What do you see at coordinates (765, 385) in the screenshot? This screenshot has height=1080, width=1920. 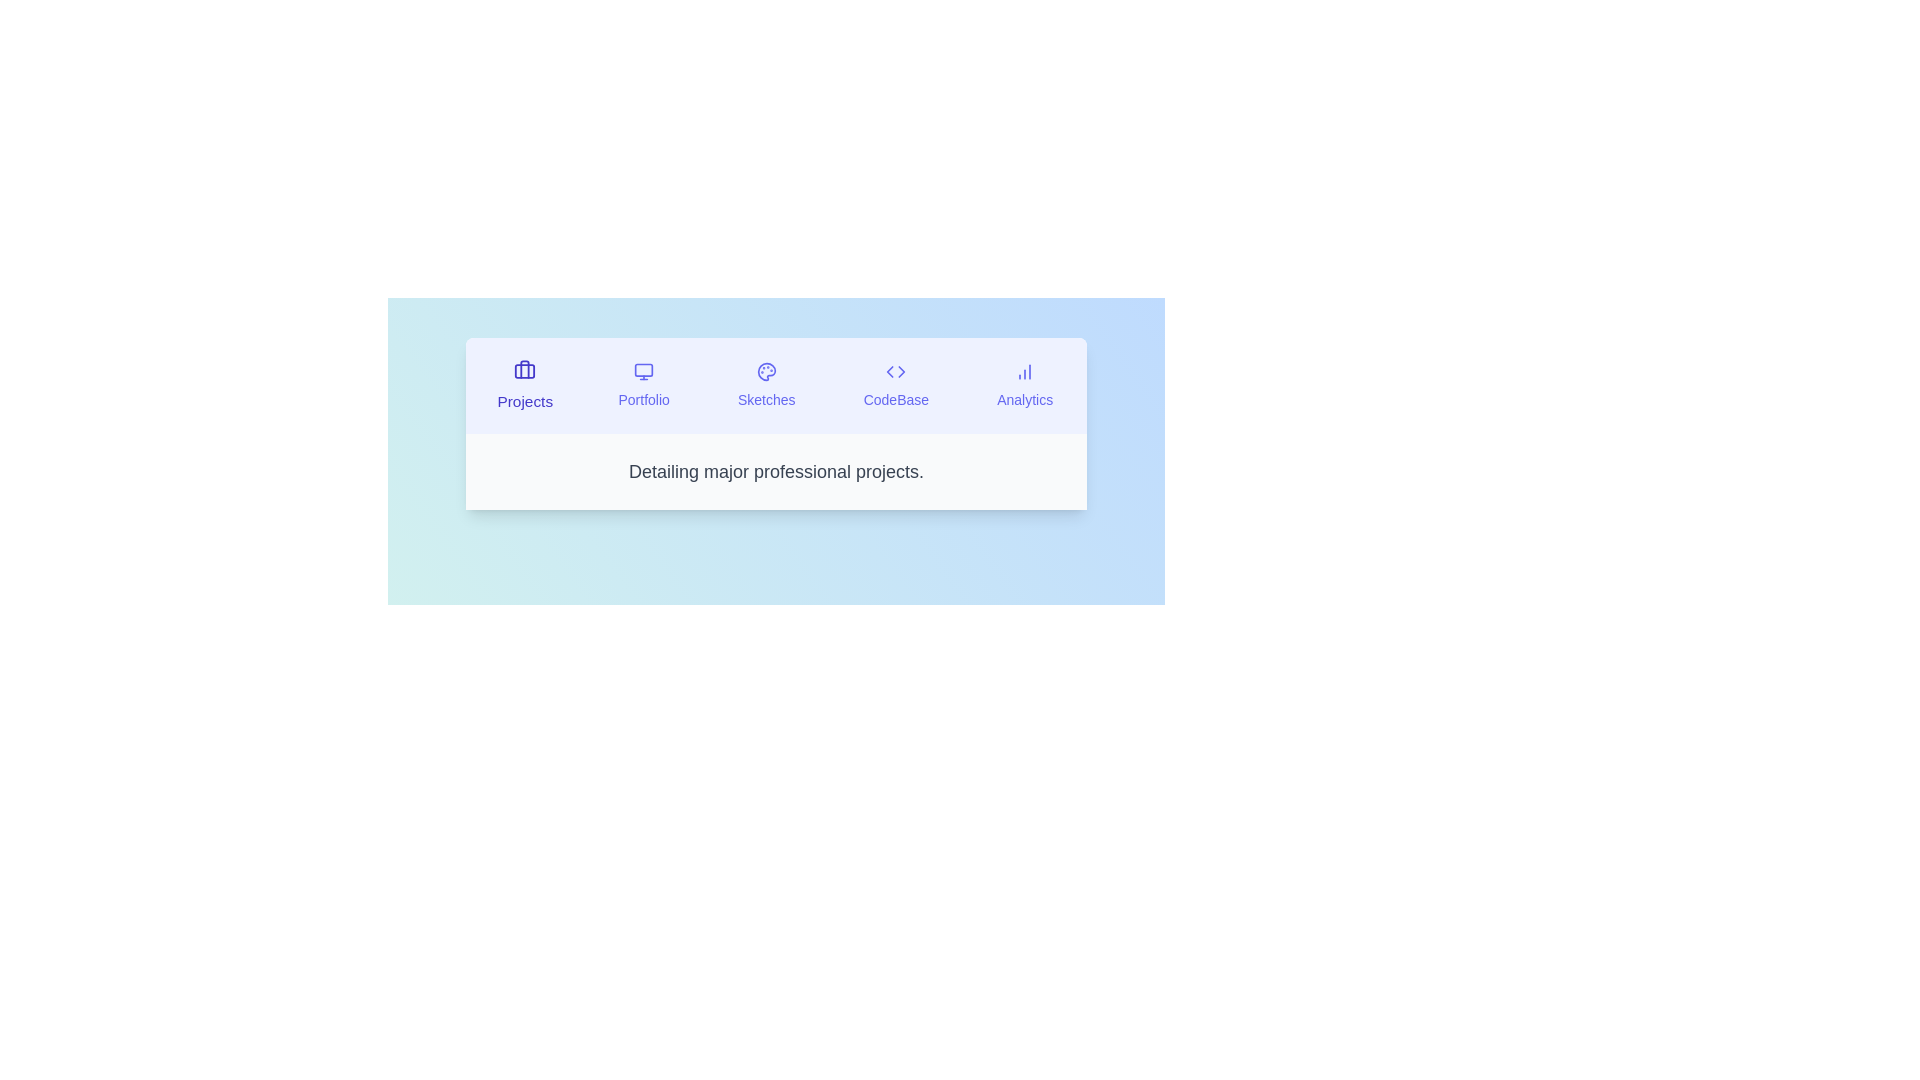 I see `the tab labeled Sketches` at bounding box center [765, 385].